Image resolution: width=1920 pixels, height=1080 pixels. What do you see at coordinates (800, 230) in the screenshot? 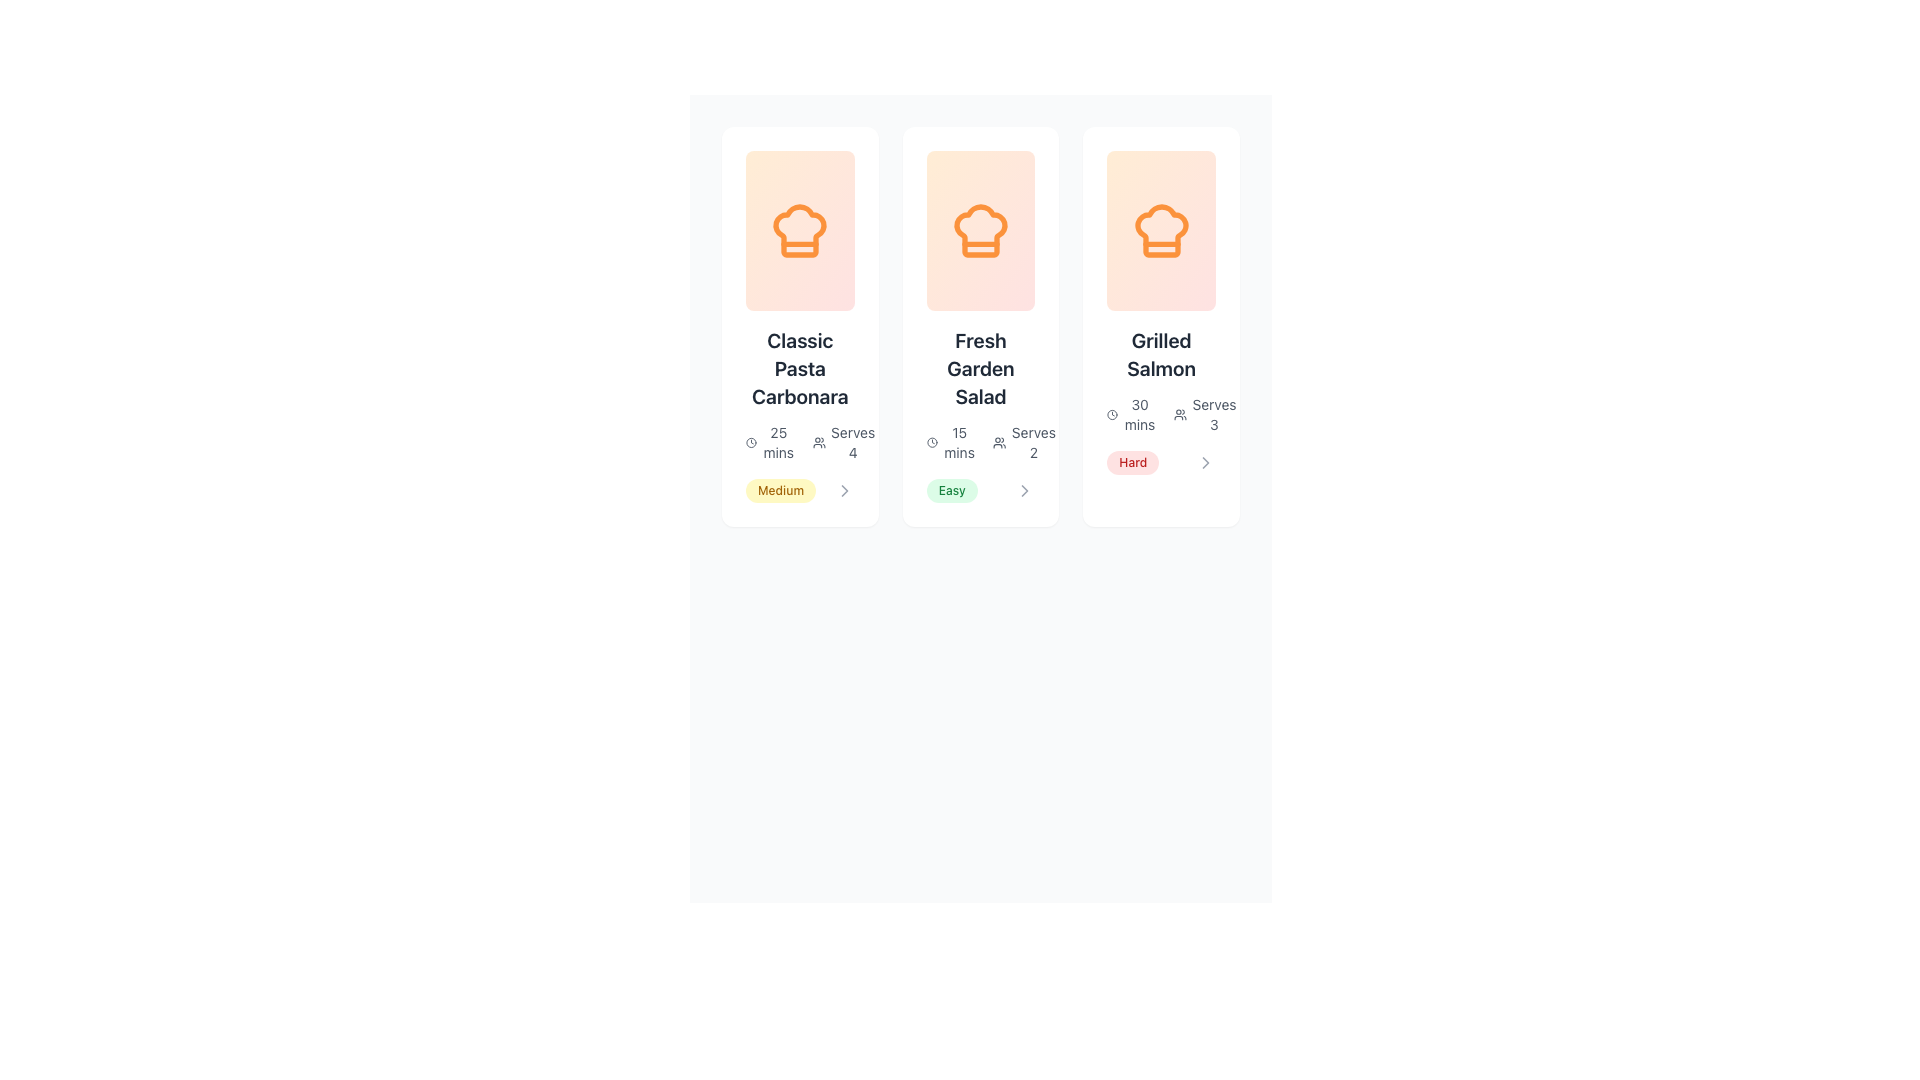
I see `the chef's hat icon located at the top center of the first card, which is associated with culinary content` at bounding box center [800, 230].